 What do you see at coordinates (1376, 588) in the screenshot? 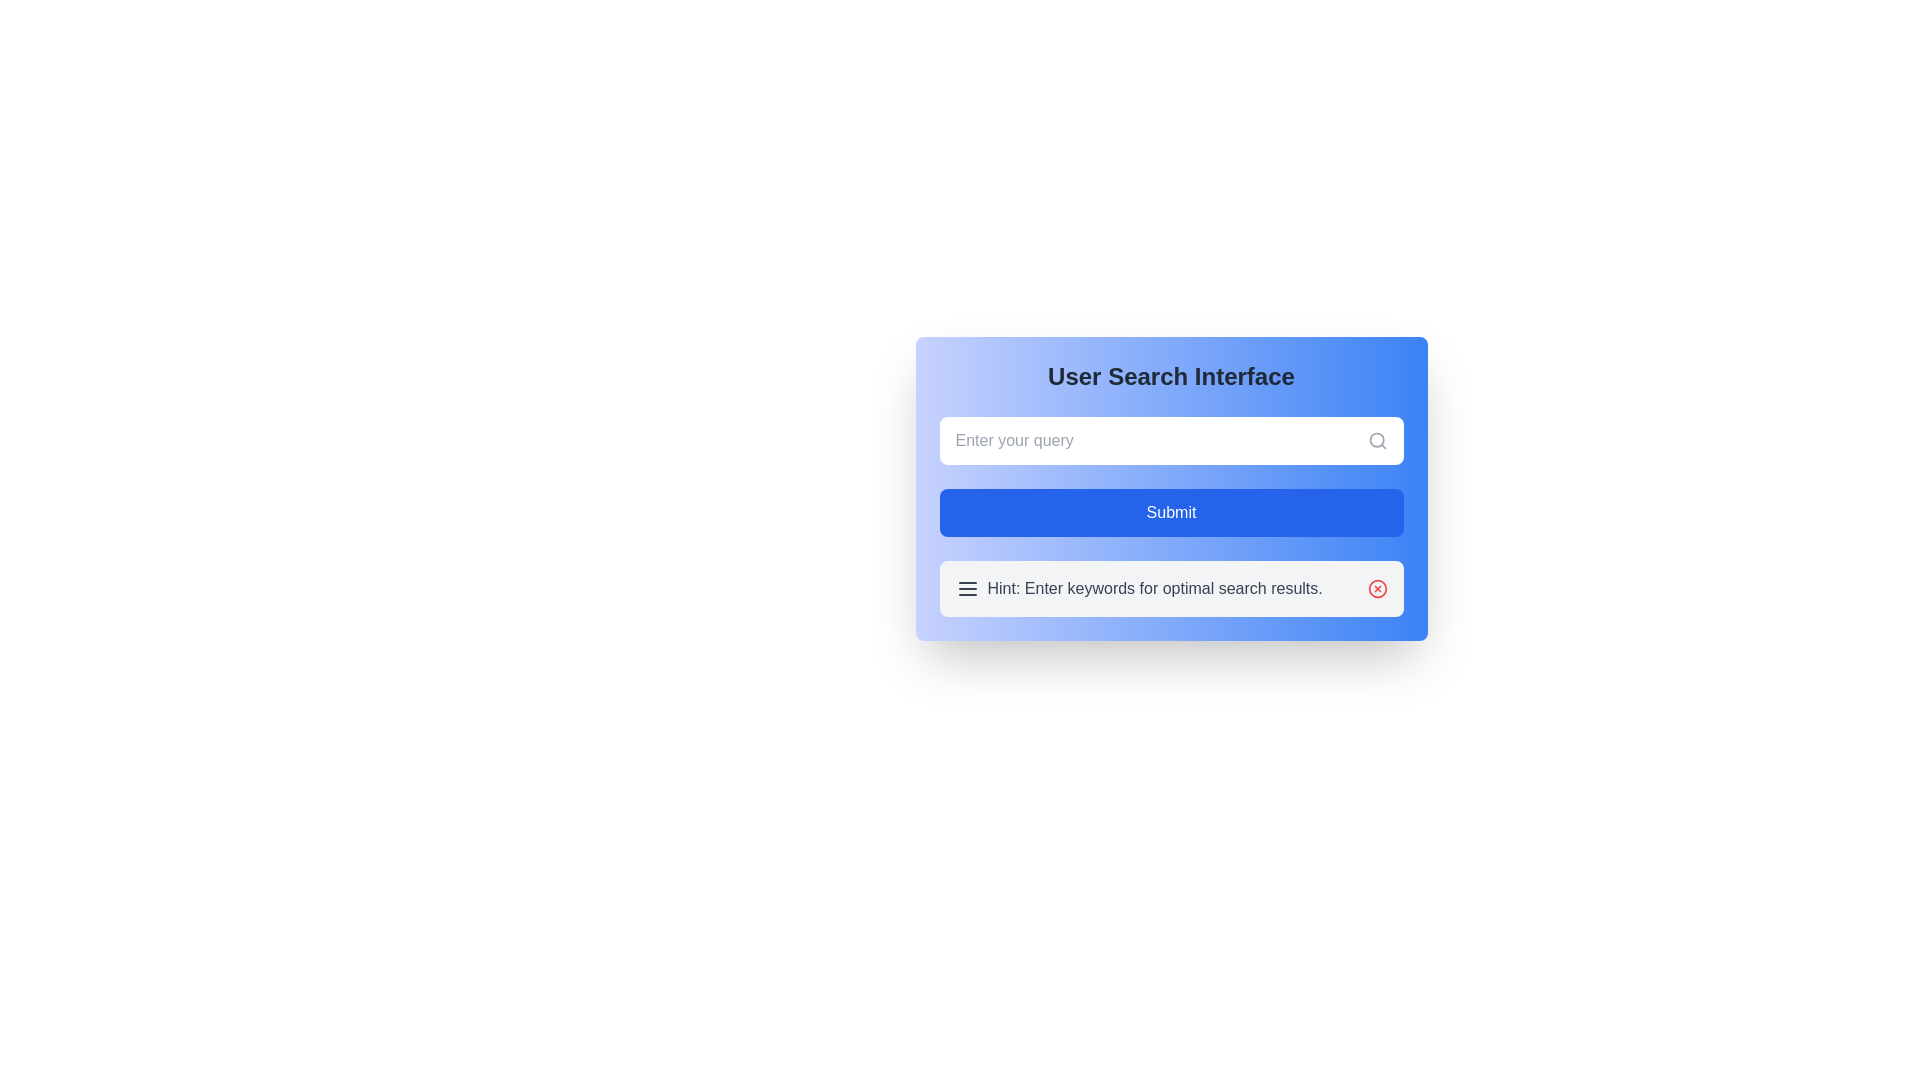
I see `the circular close icon located in the bottom-right corner of the help hint section beneath the search input area` at bounding box center [1376, 588].